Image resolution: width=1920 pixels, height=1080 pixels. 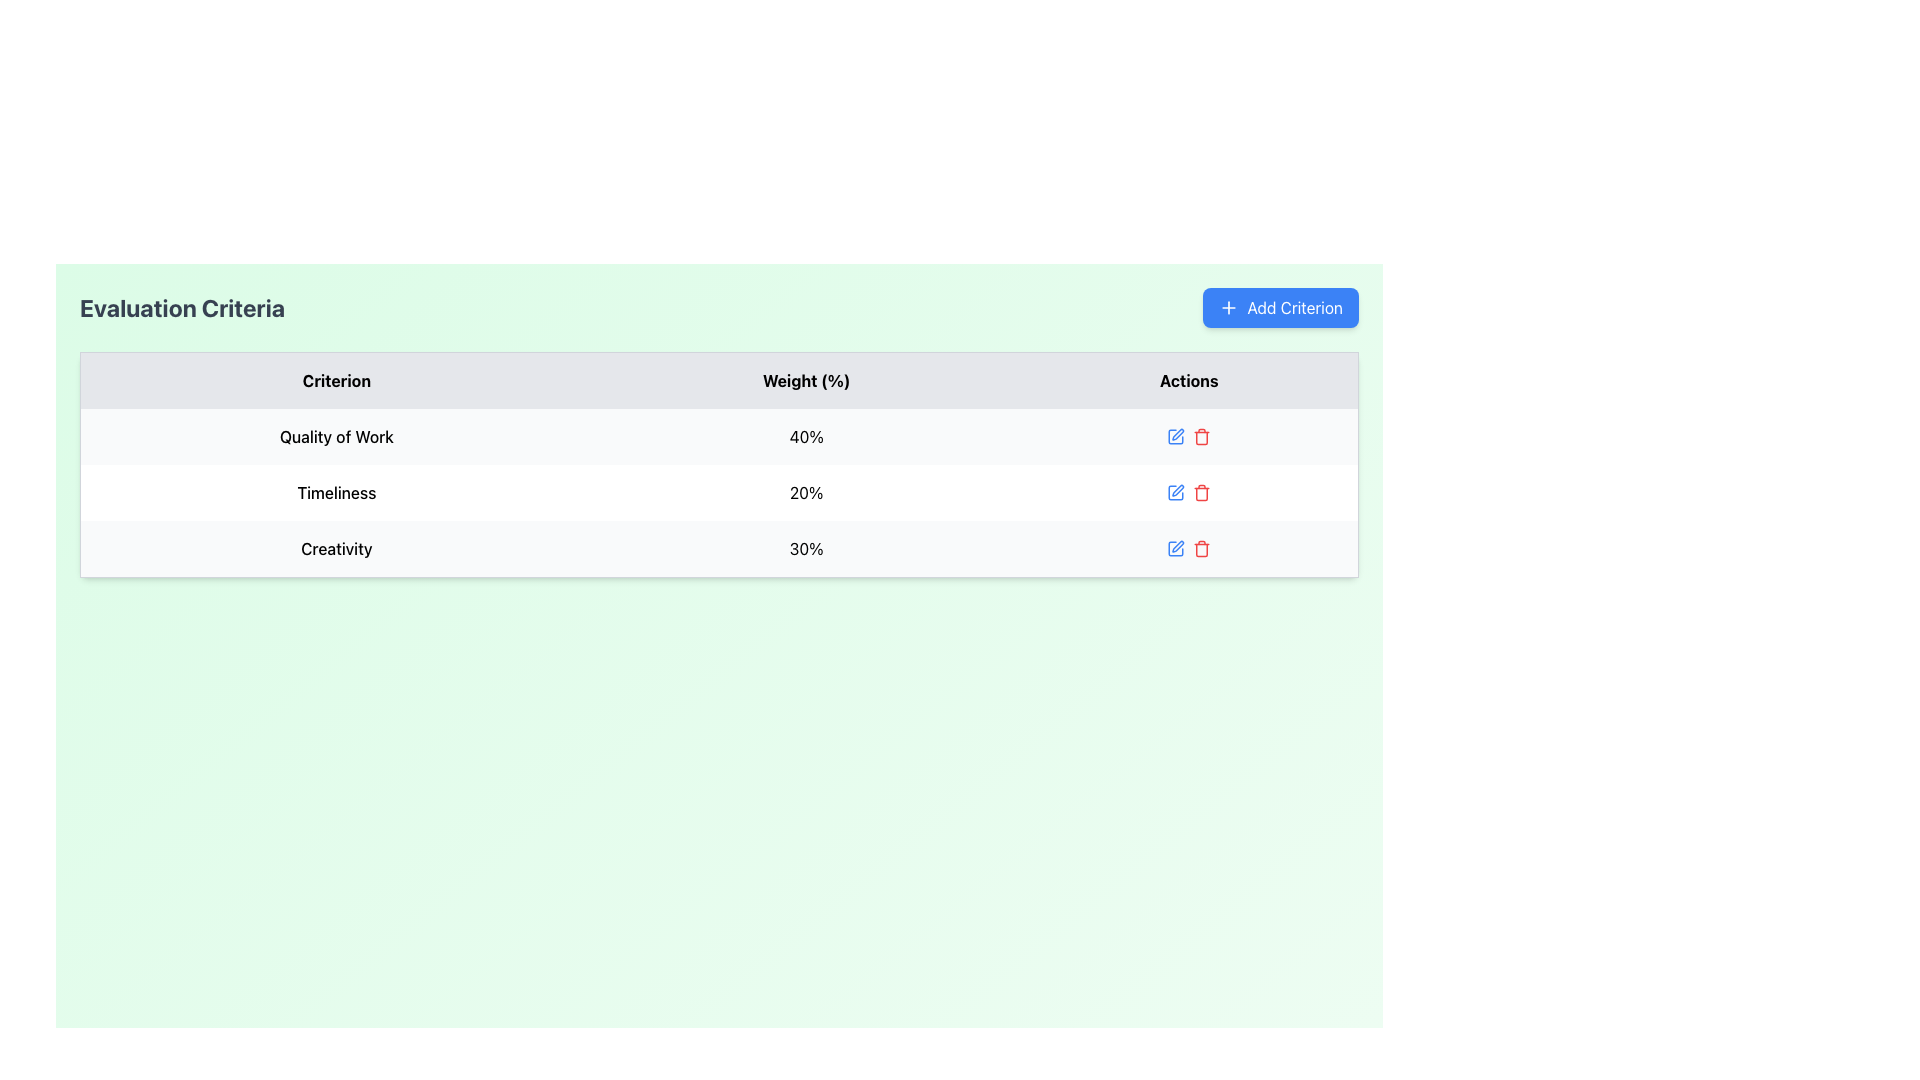 I want to click on the interactive icon button in the 'Actions' column of the second row, so click(x=1176, y=493).